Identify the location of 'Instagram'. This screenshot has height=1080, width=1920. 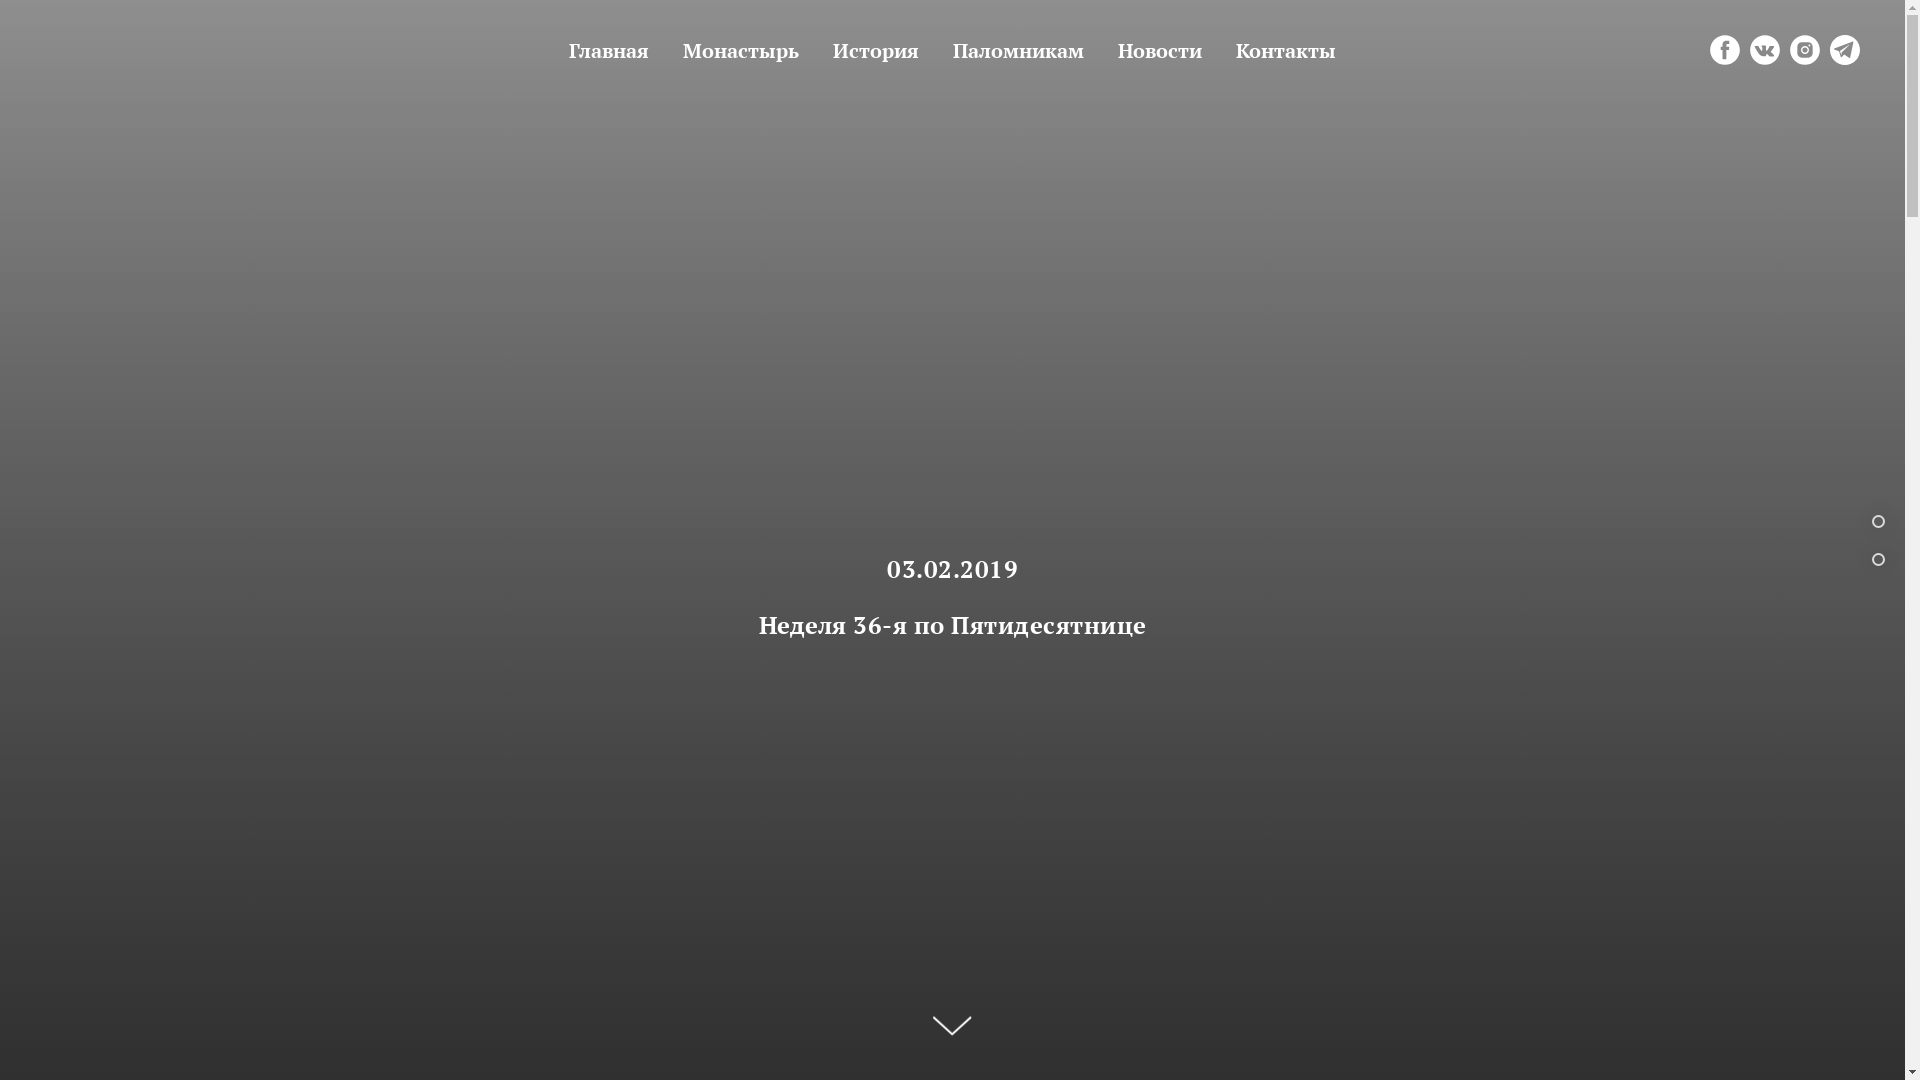
(1790, 49).